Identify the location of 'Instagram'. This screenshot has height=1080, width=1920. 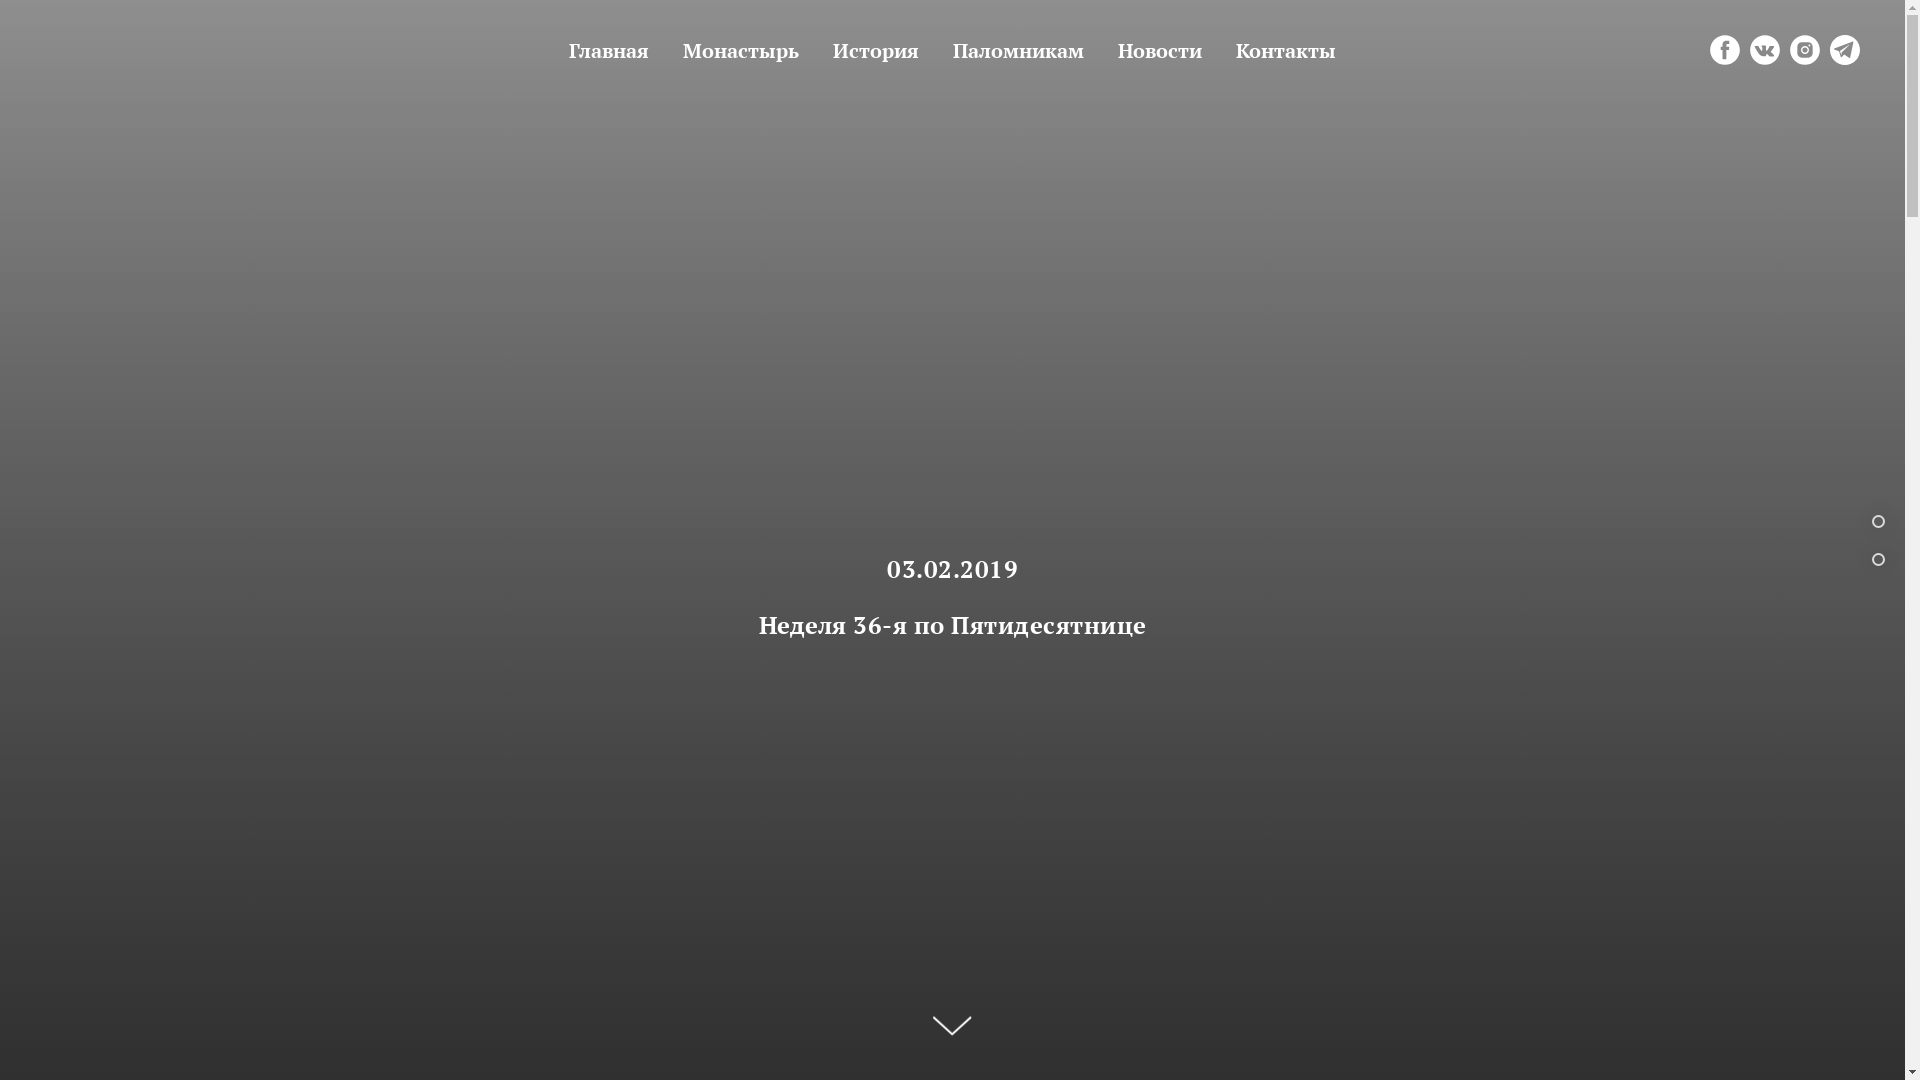
(1790, 49).